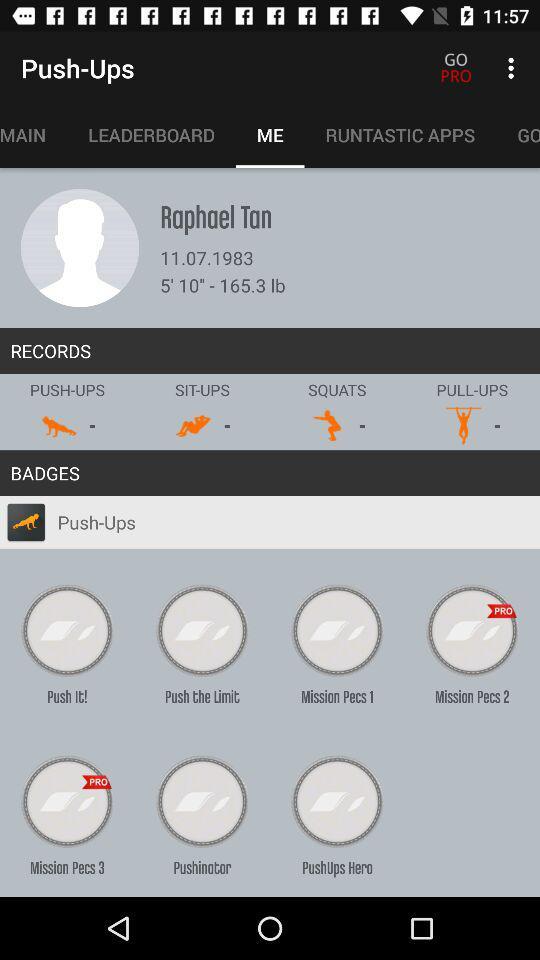 The height and width of the screenshot is (960, 540). What do you see at coordinates (513, 68) in the screenshot?
I see `the item above the runtastic apps item` at bounding box center [513, 68].